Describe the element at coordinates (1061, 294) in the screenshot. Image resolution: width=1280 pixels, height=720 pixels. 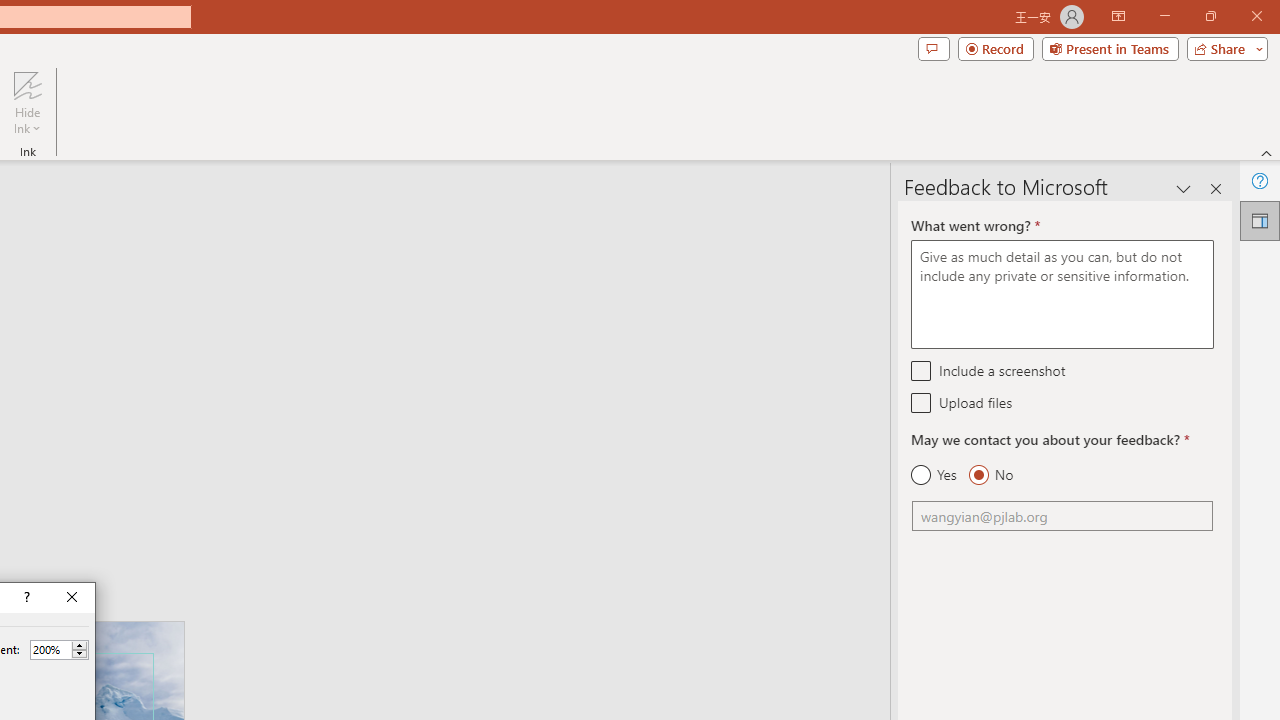
I see `'What went wrong? *'` at that location.